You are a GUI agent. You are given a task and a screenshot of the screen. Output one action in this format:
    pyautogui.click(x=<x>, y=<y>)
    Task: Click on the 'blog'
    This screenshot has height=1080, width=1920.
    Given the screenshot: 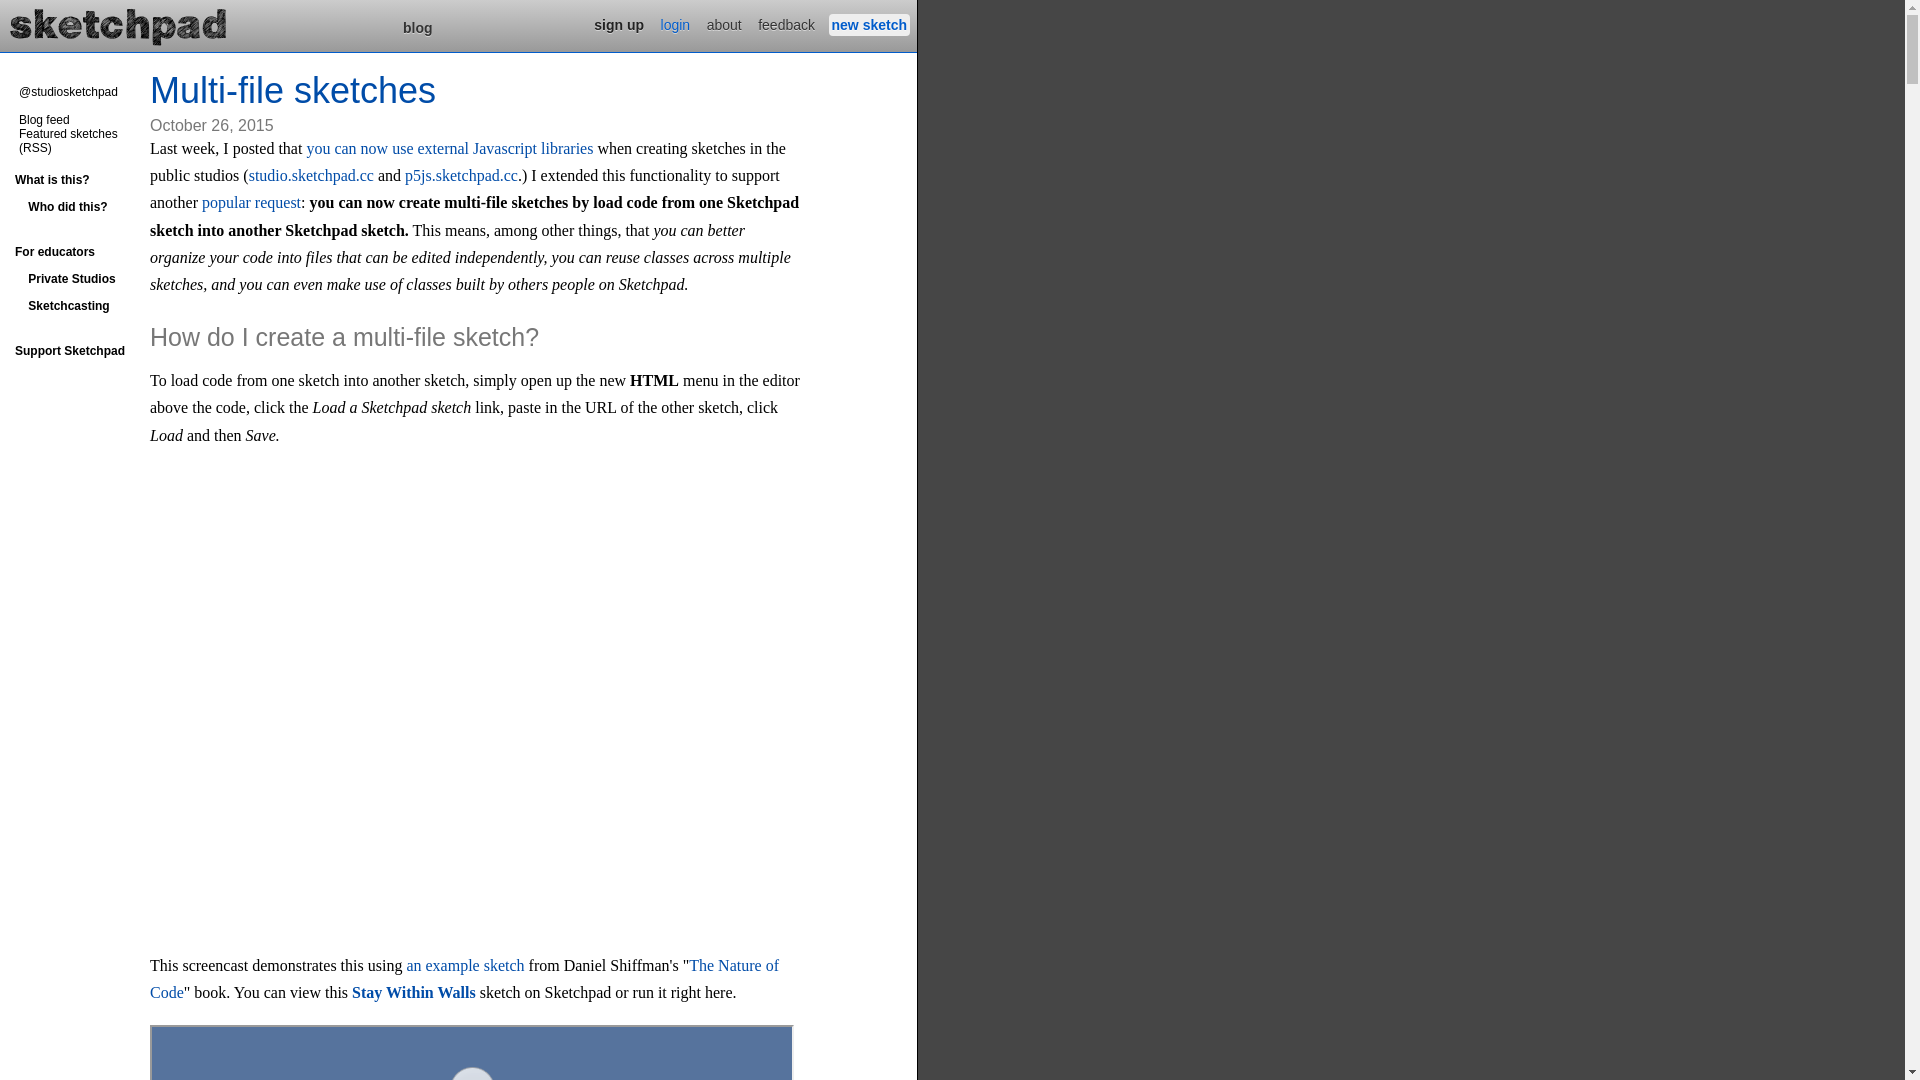 What is the action you would take?
    pyautogui.click(x=399, y=27)
    